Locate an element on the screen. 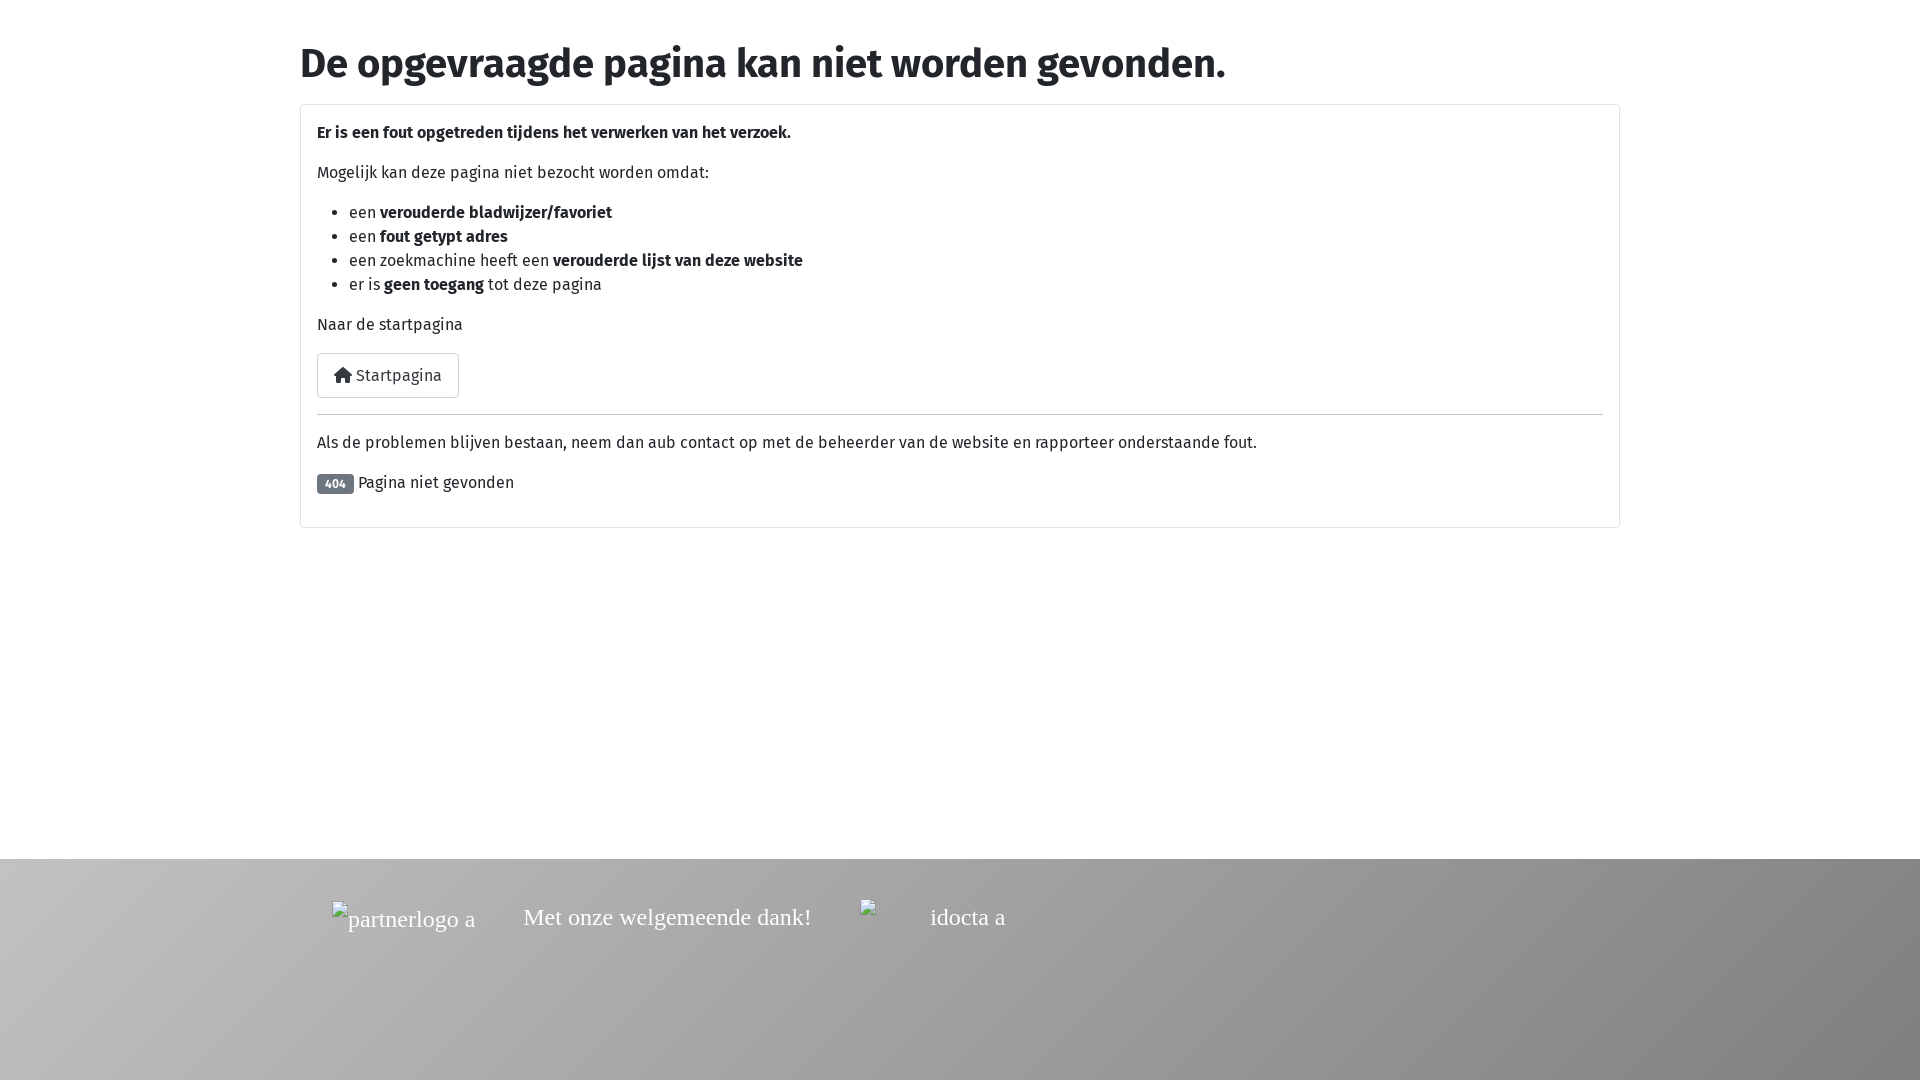 Image resolution: width=1920 pixels, height=1080 pixels. 'Startpagina' is located at coordinates (315, 375).